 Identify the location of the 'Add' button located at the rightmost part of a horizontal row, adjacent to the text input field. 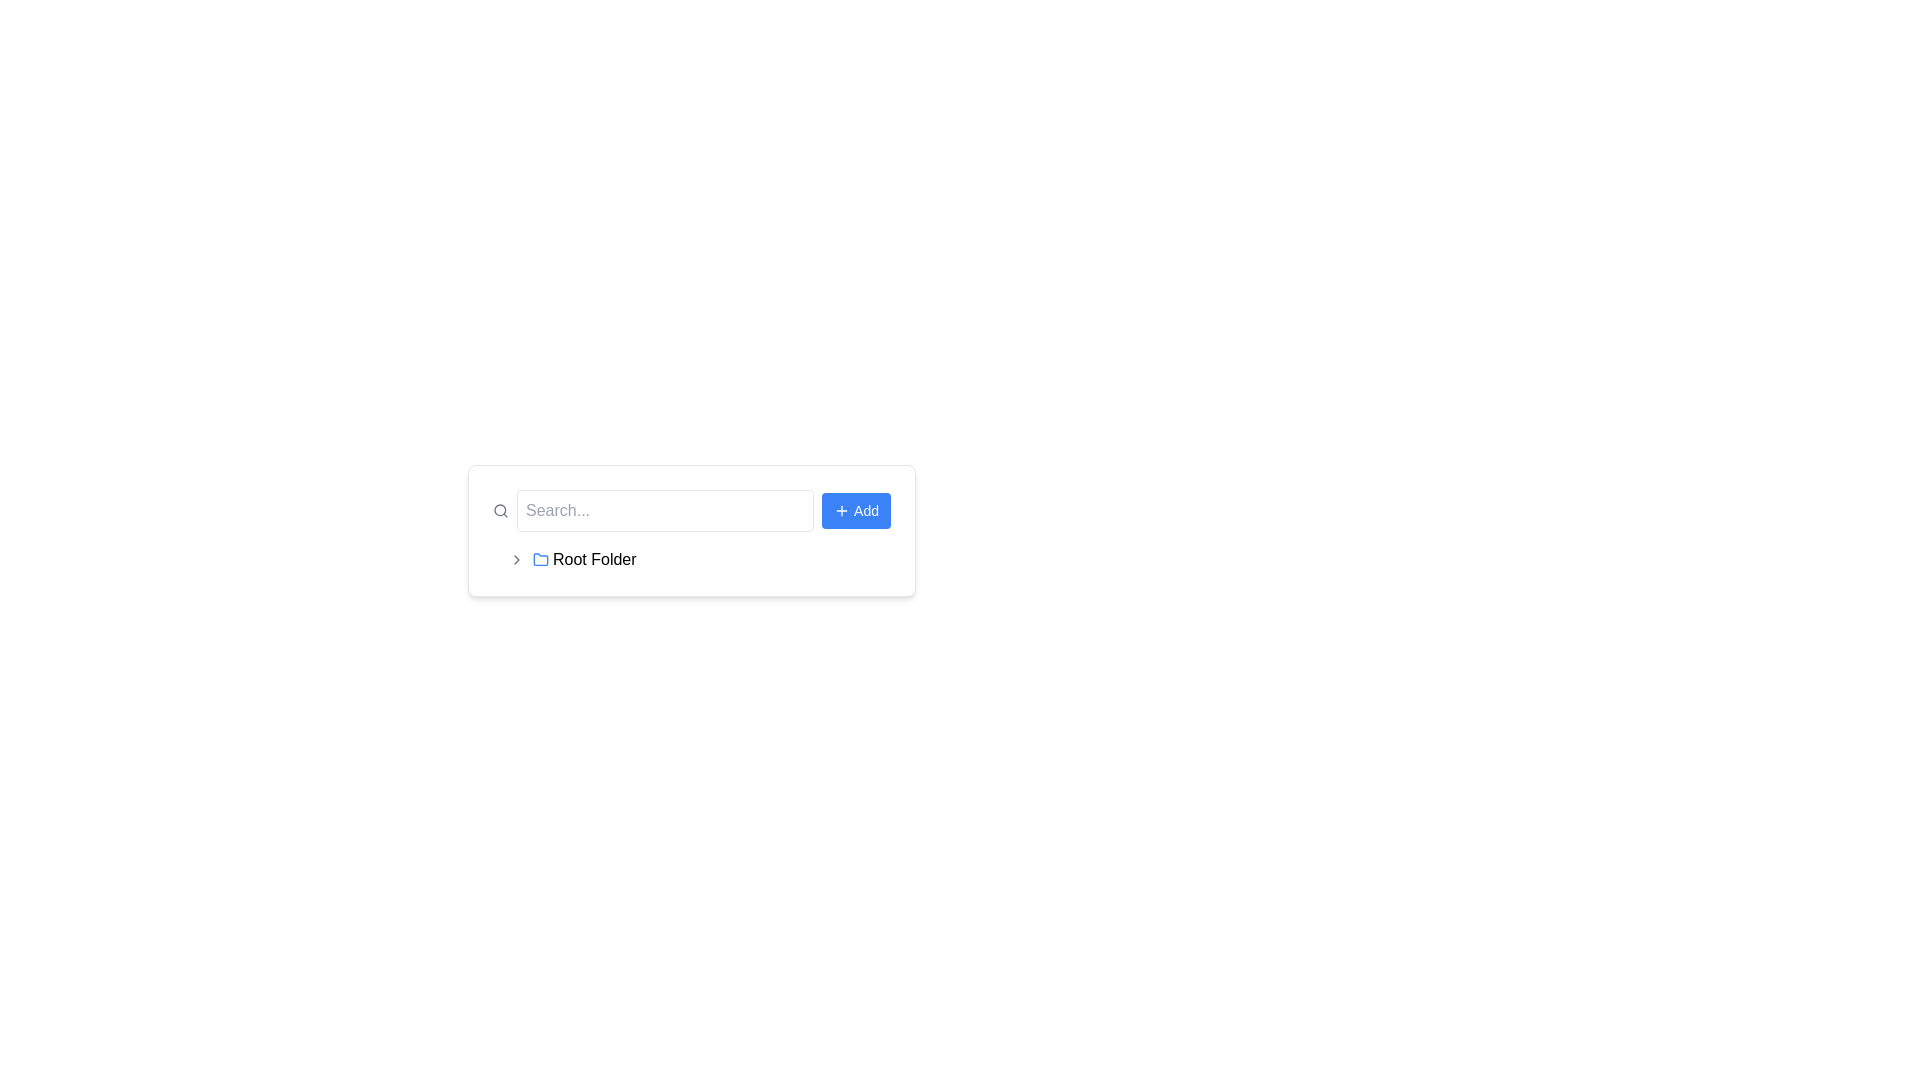
(856, 509).